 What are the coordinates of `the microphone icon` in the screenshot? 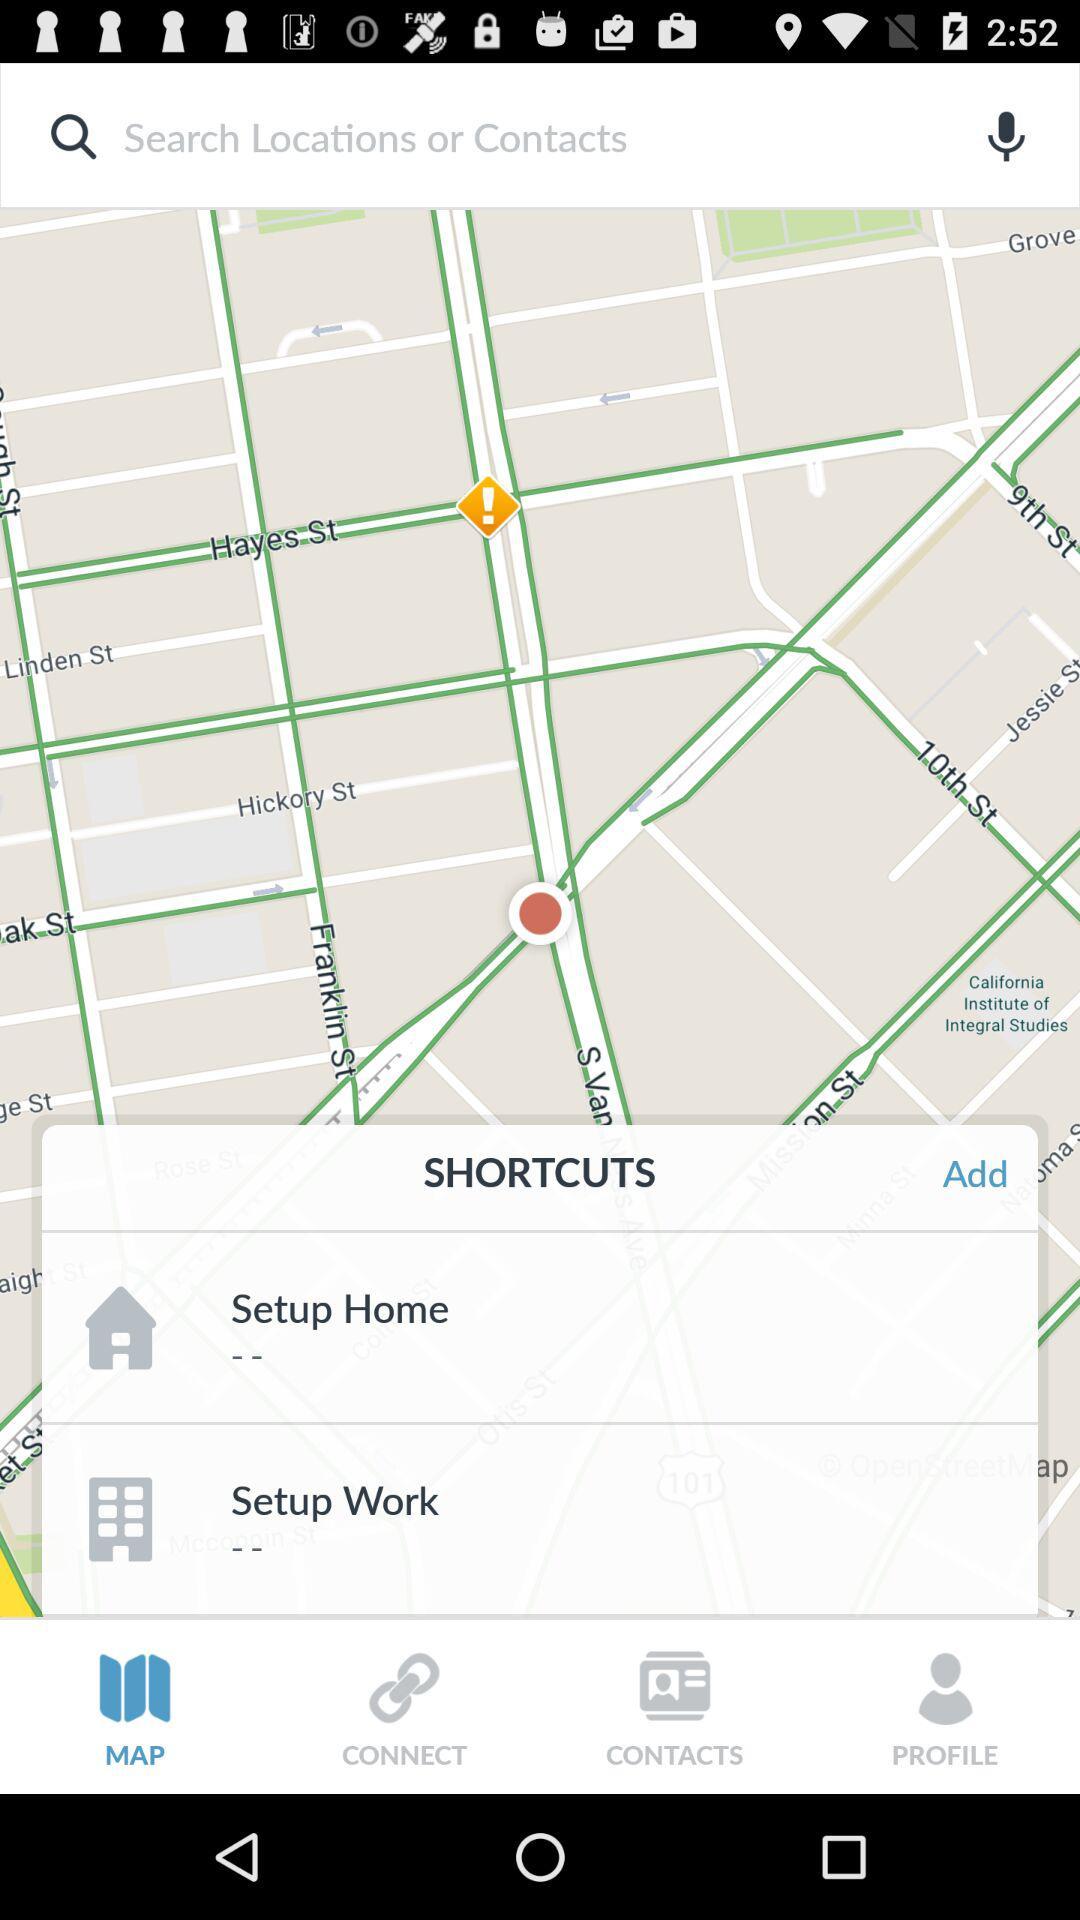 It's located at (1006, 145).